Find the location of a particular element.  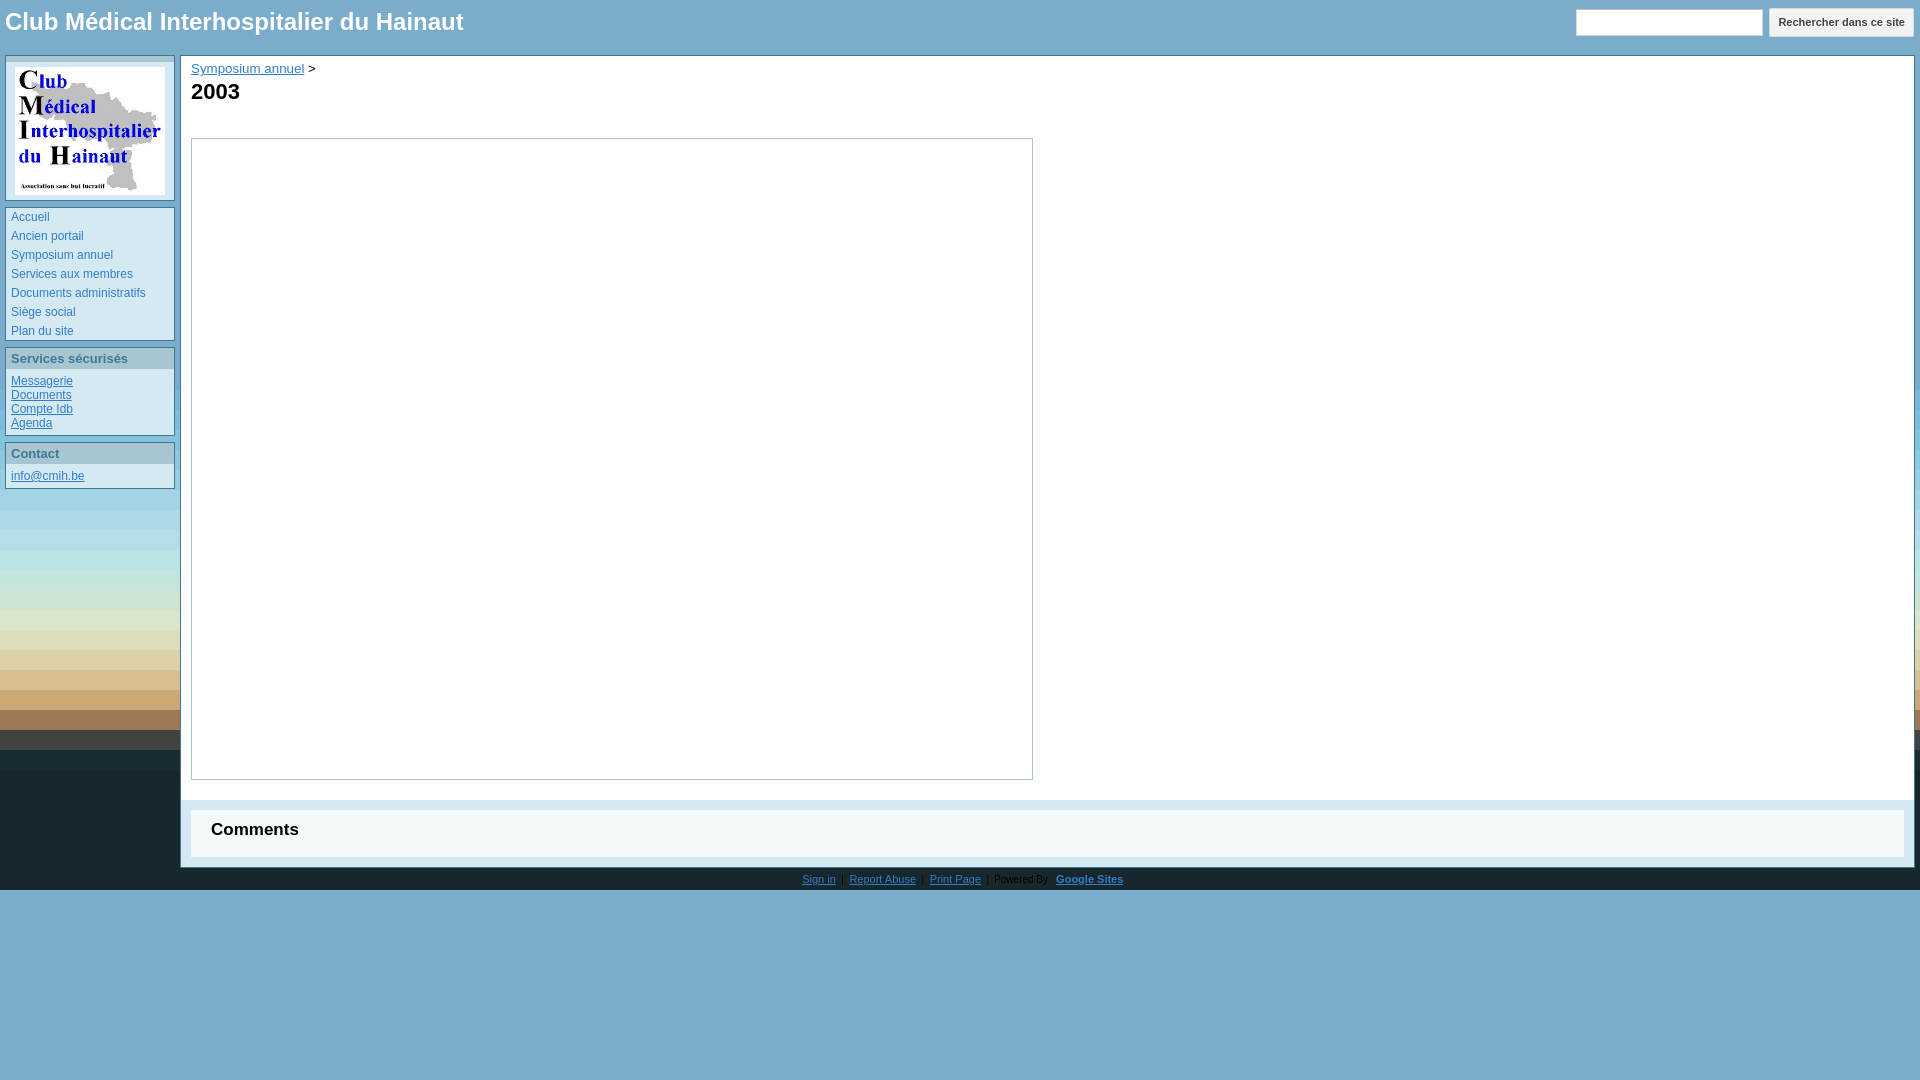

'Symposium annuel' is located at coordinates (191, 67).